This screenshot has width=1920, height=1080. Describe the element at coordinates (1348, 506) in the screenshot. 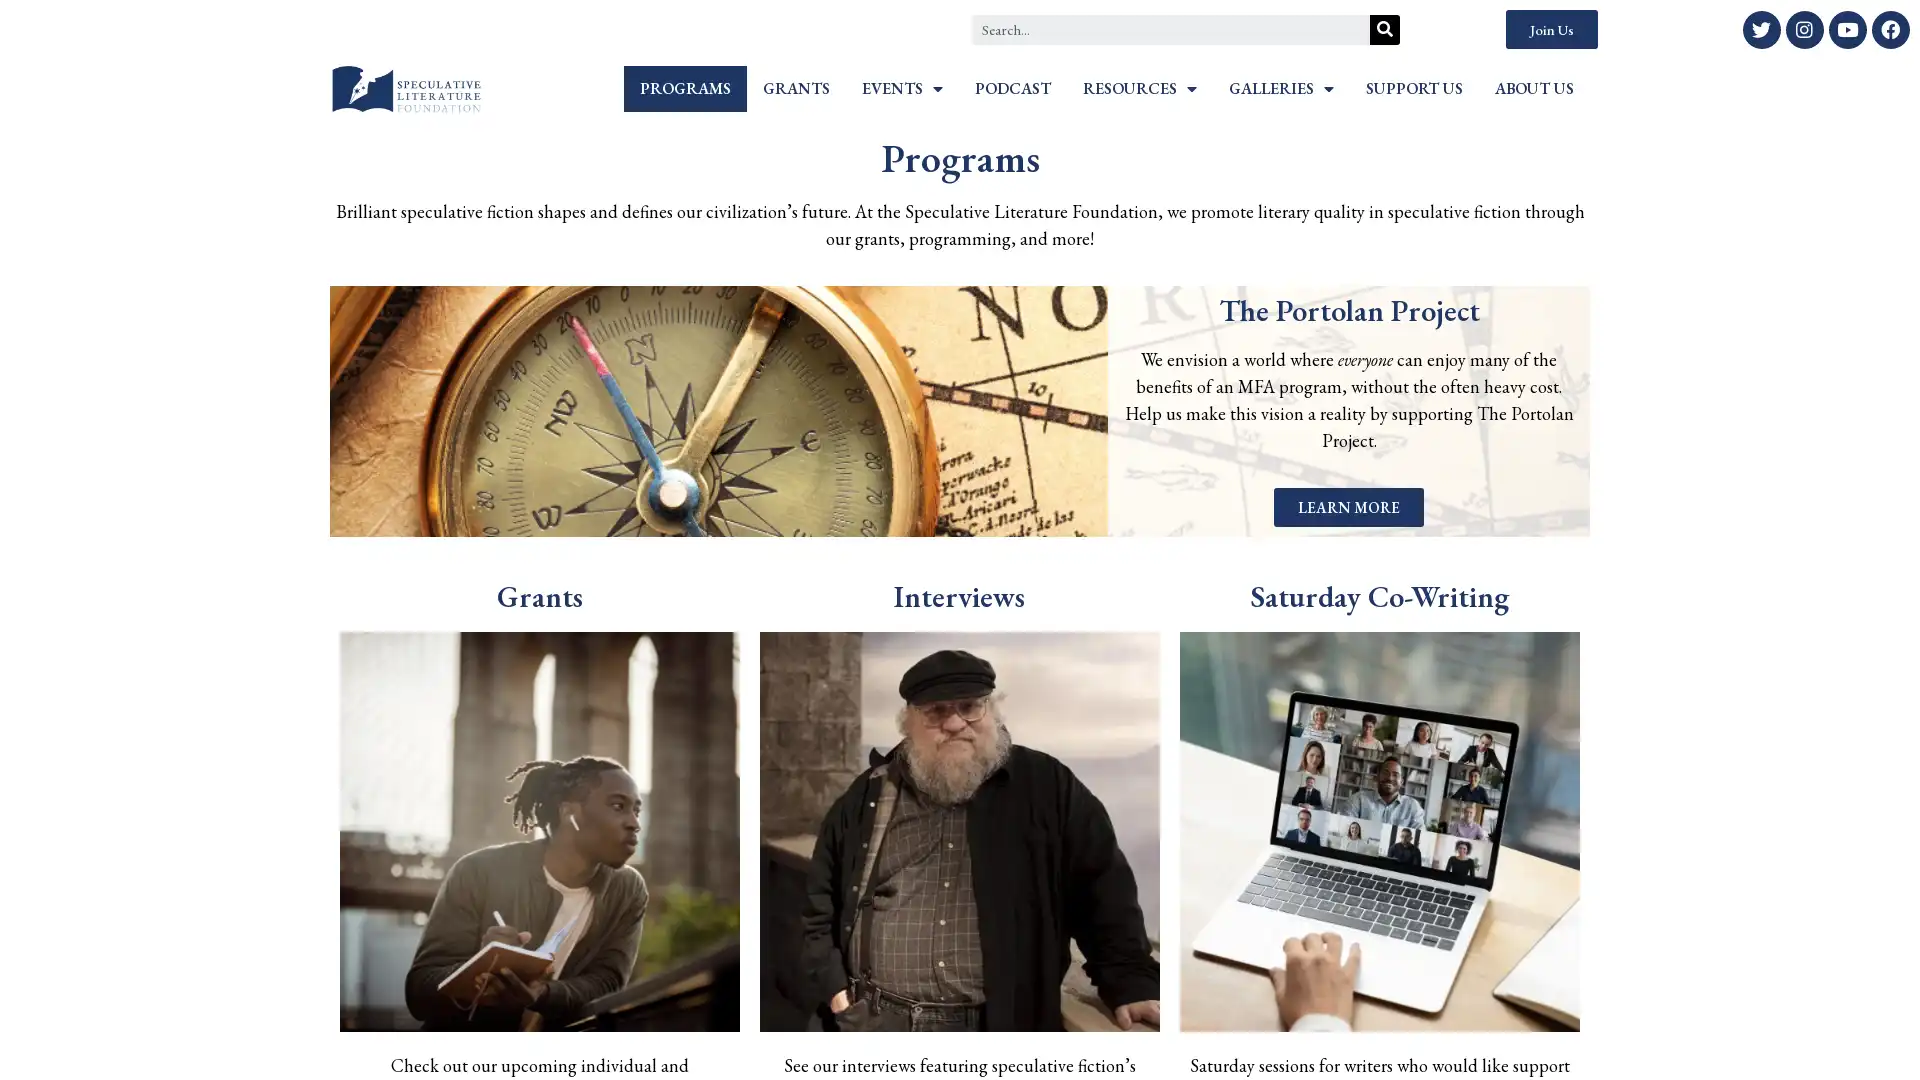

I see `LEARN MORE` at that location.